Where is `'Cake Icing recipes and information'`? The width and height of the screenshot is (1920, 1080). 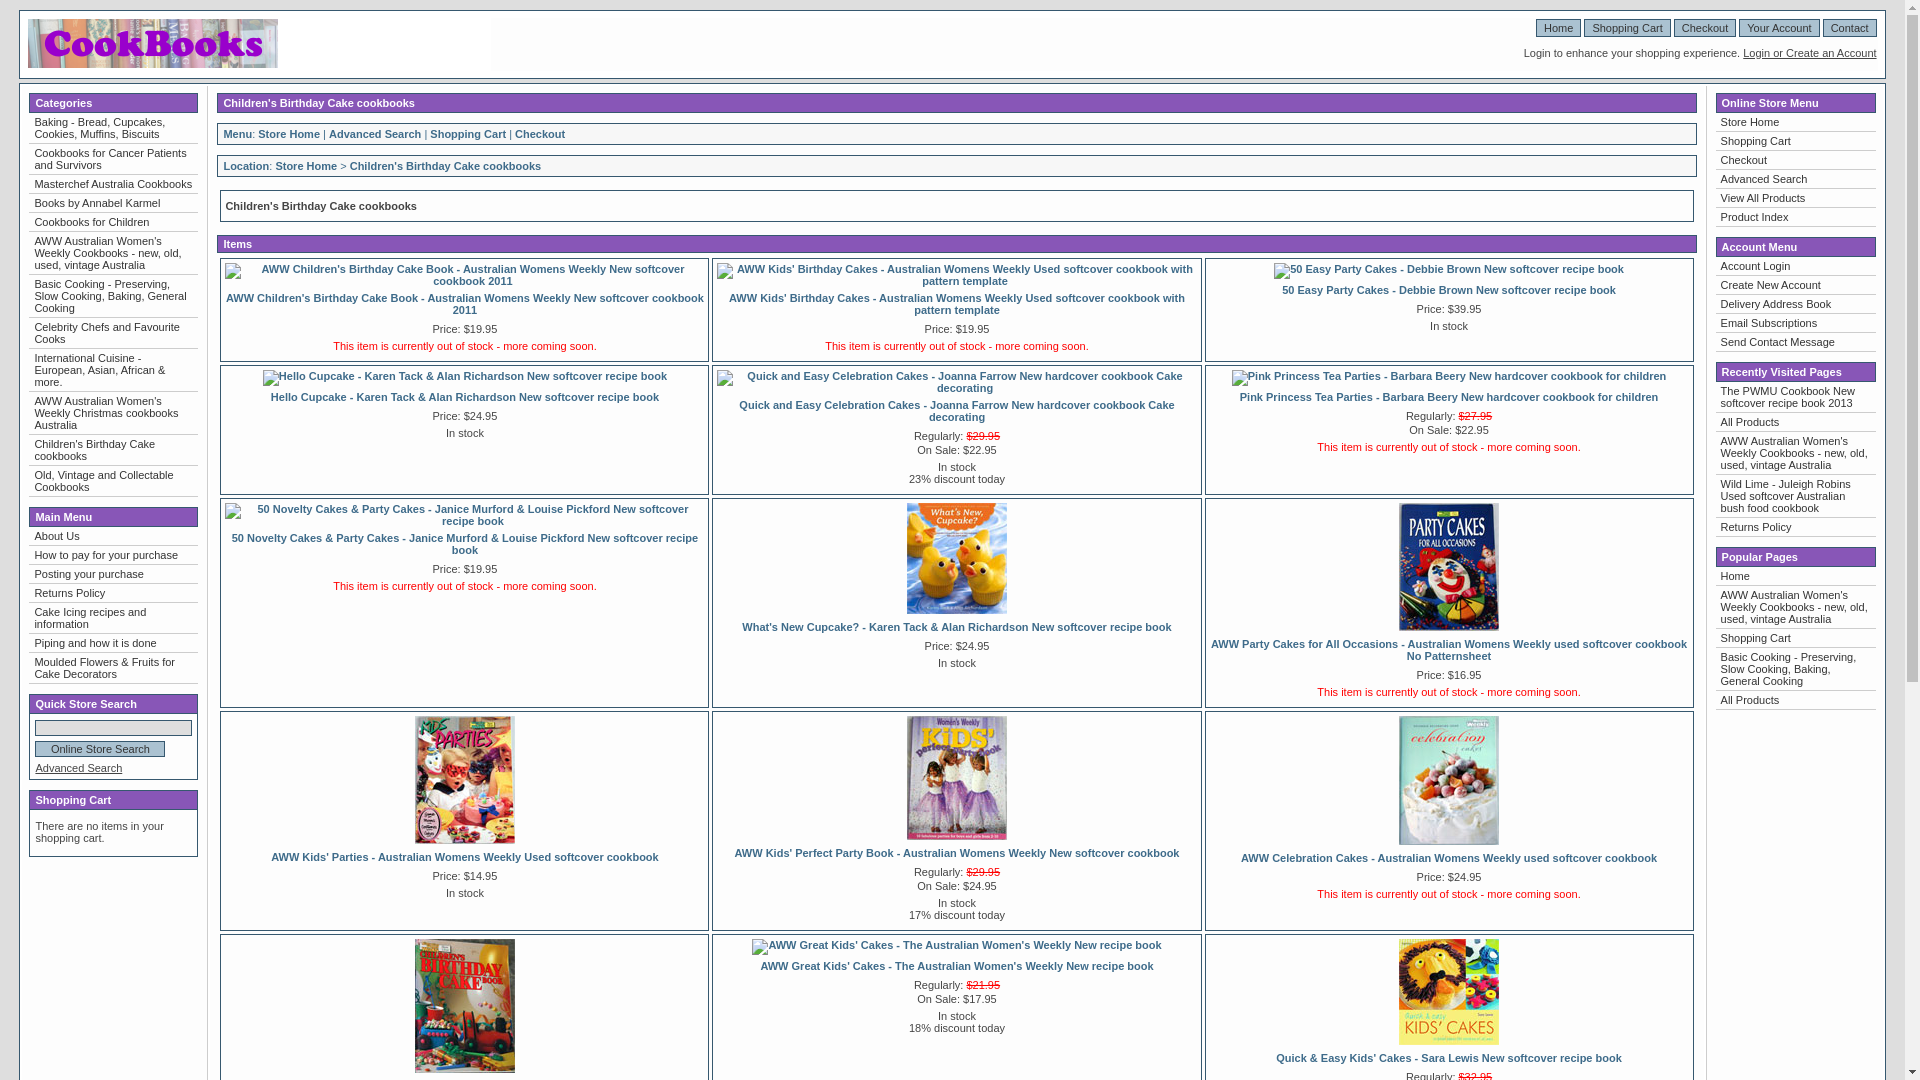 'Cake Icing recipes and information' is located at coordinates (112, 616).